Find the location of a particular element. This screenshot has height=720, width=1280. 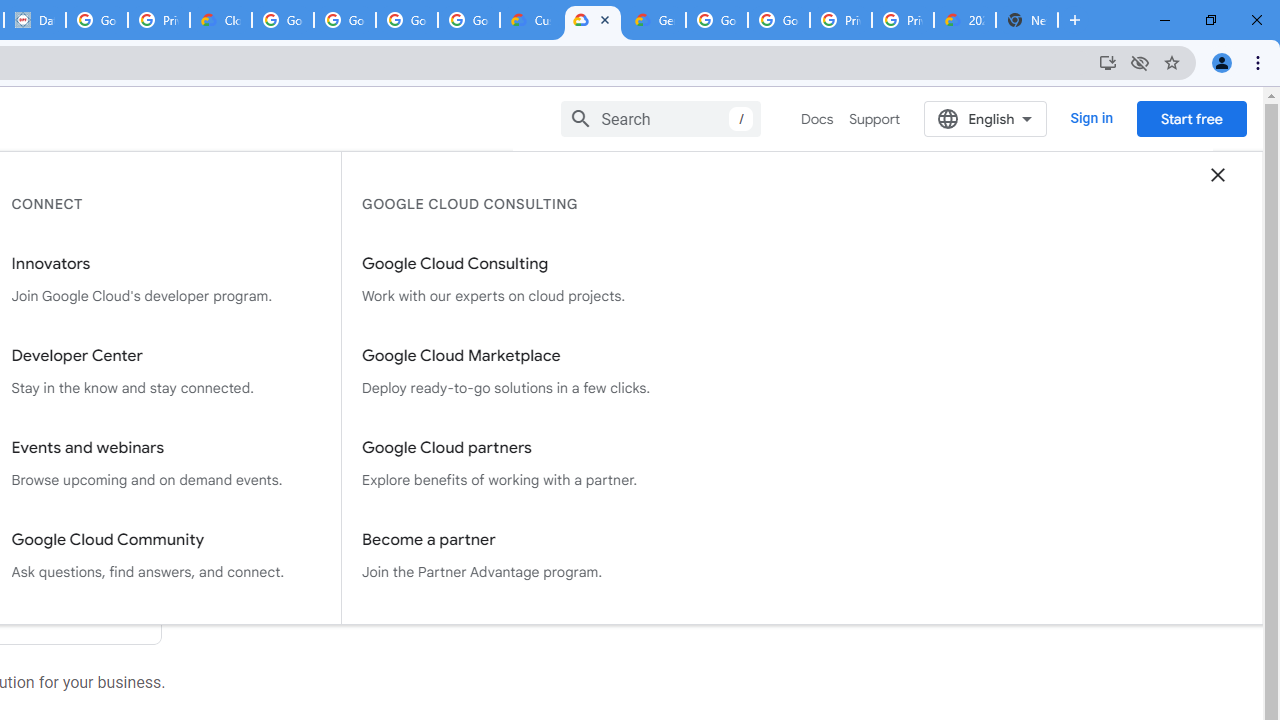

'New Tab' is located at coordinates (1074, 20).